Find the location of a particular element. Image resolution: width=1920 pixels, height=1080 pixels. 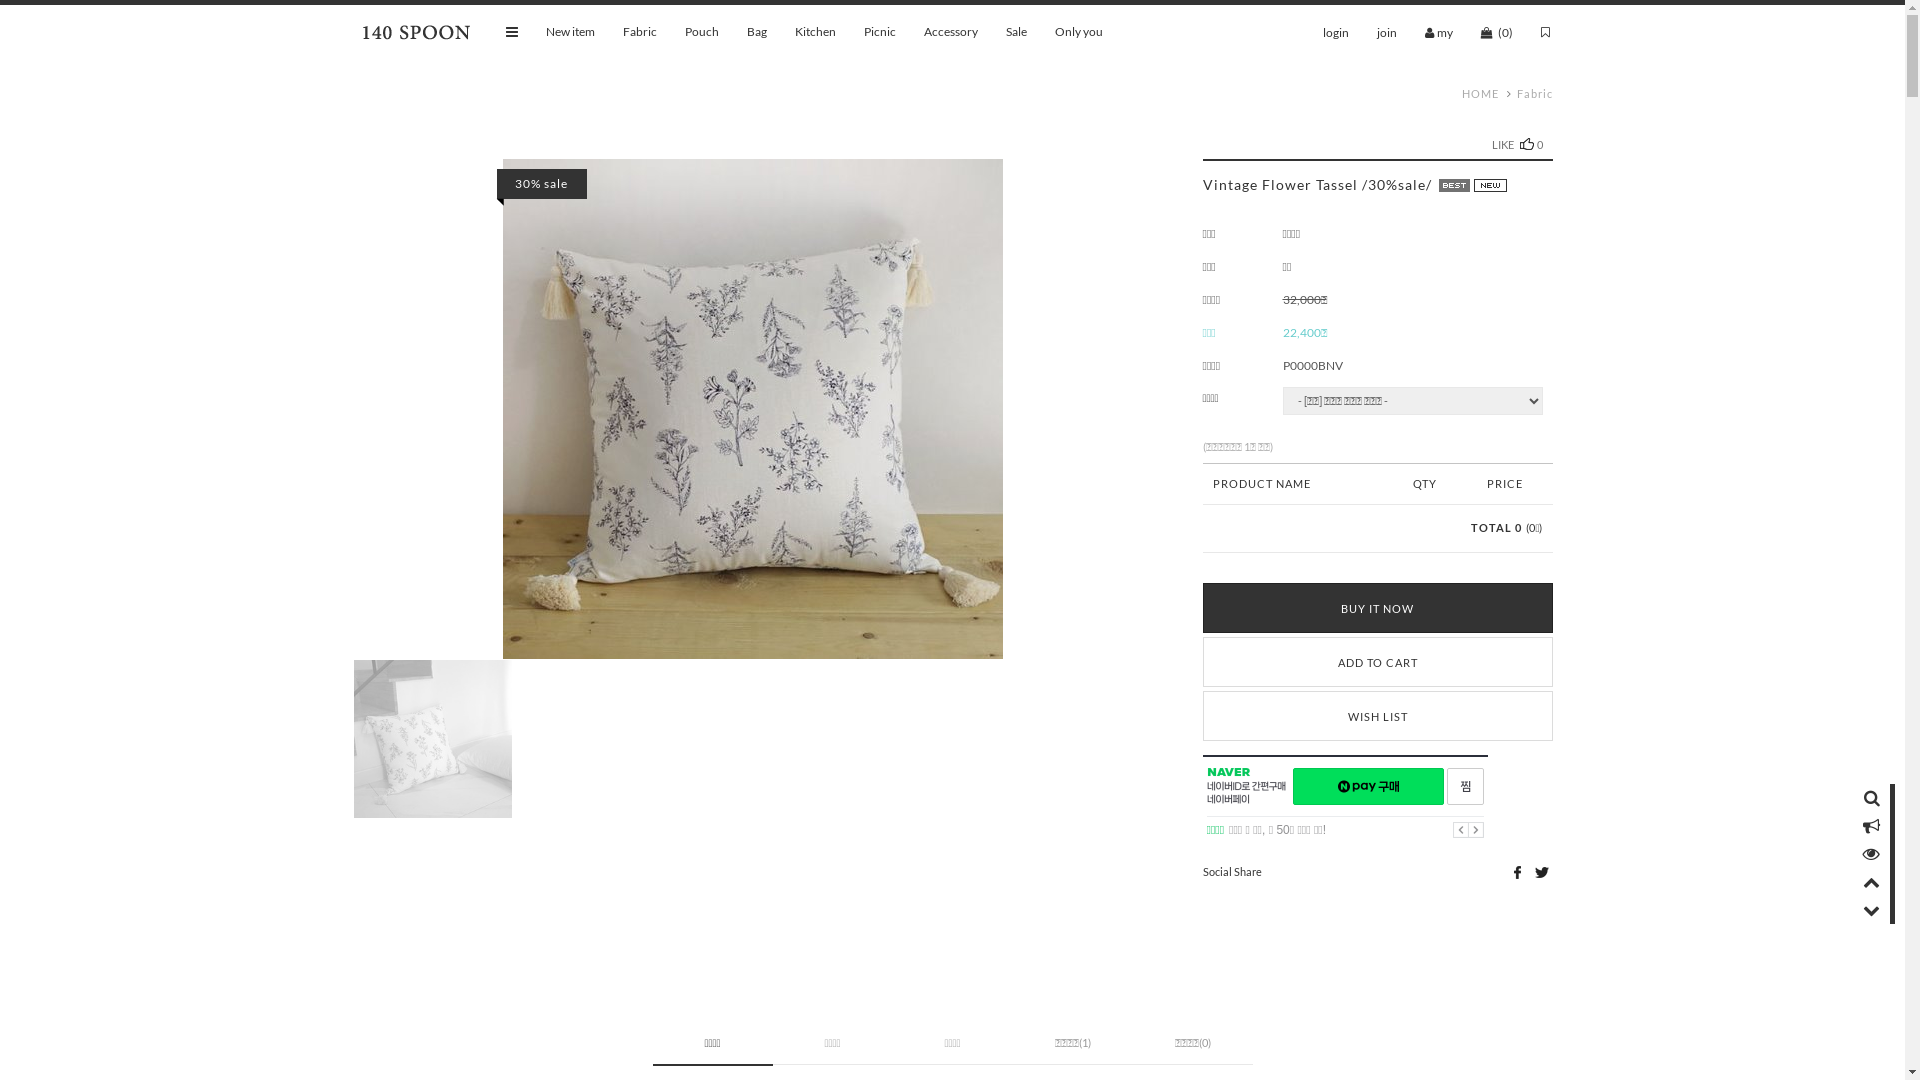

'Sale' is located at coordinates (1016, 31).